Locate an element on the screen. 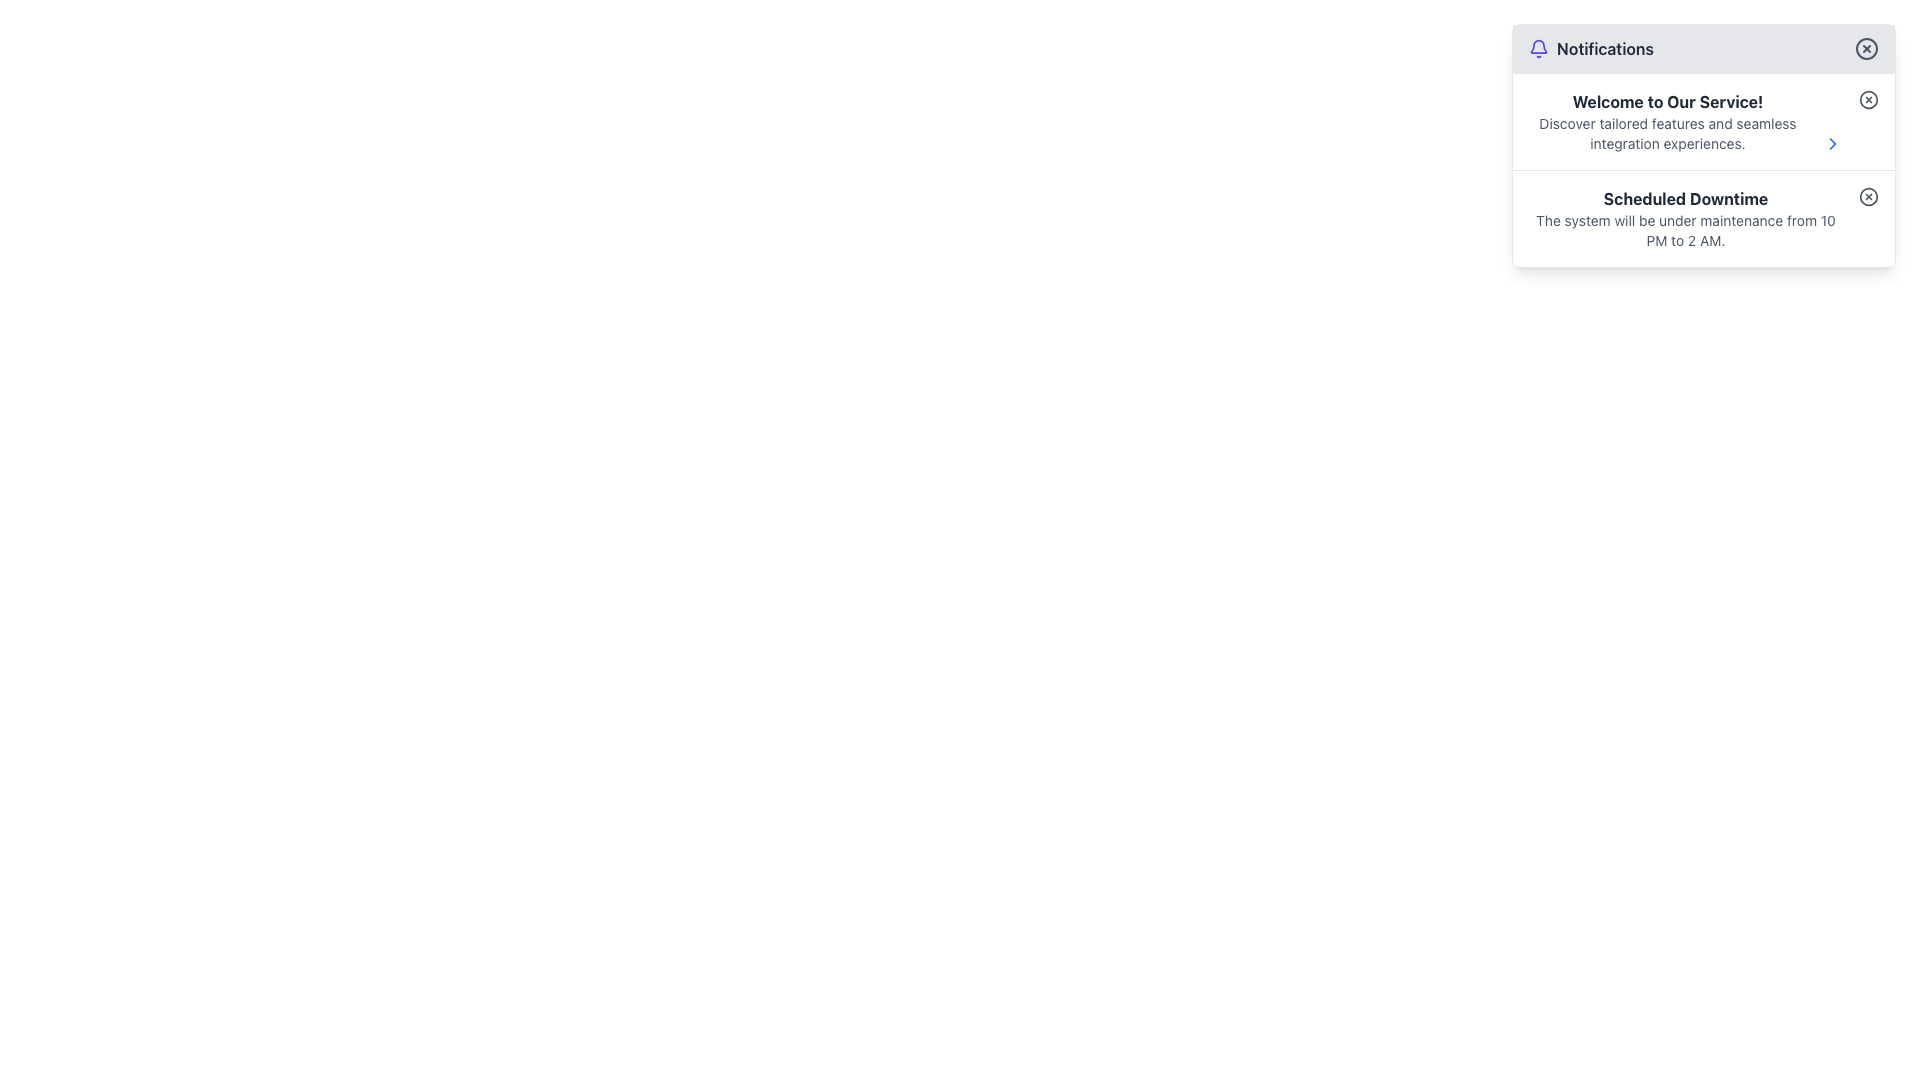  the circular interactive icon with an 'X' marker in its center, located at the top right corner of the notification card is located at coordinates (1867, 100).